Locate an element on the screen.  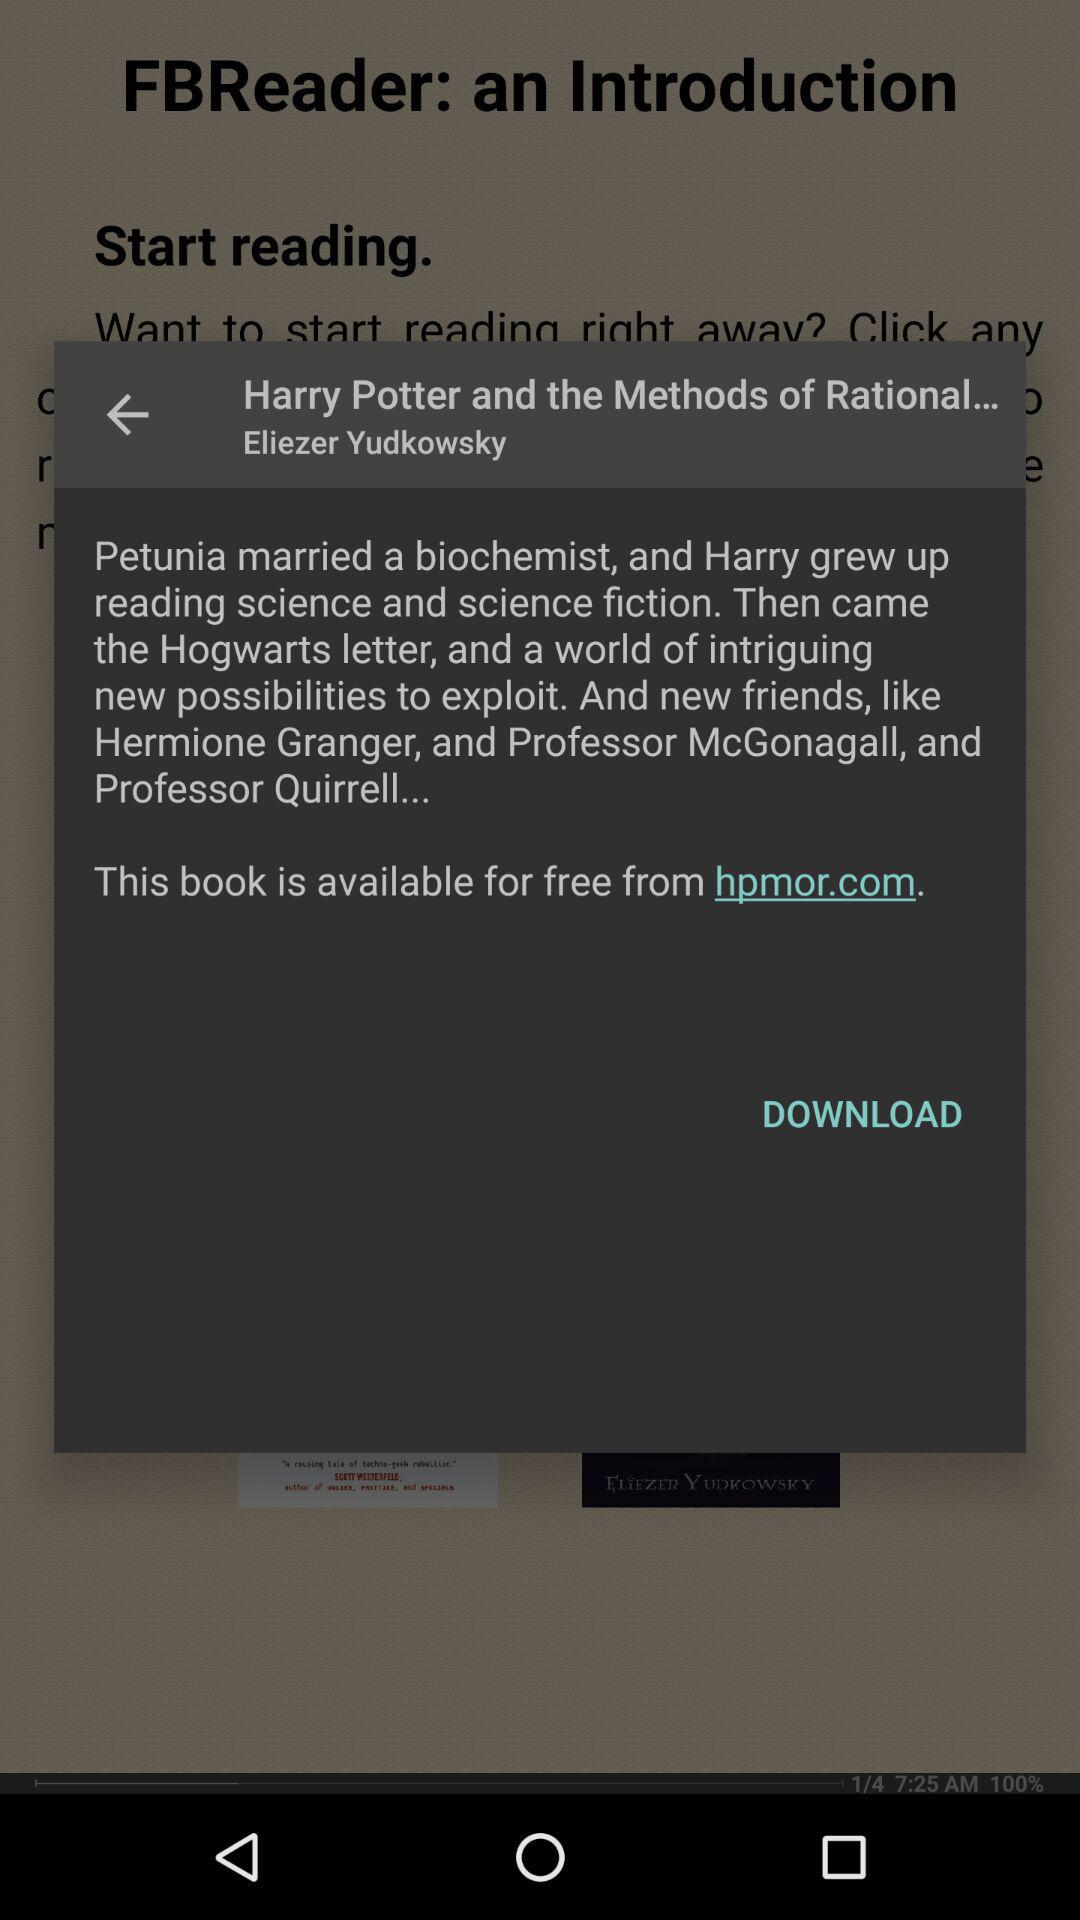
icon at the top left corner is located at coordinates (127, 413).